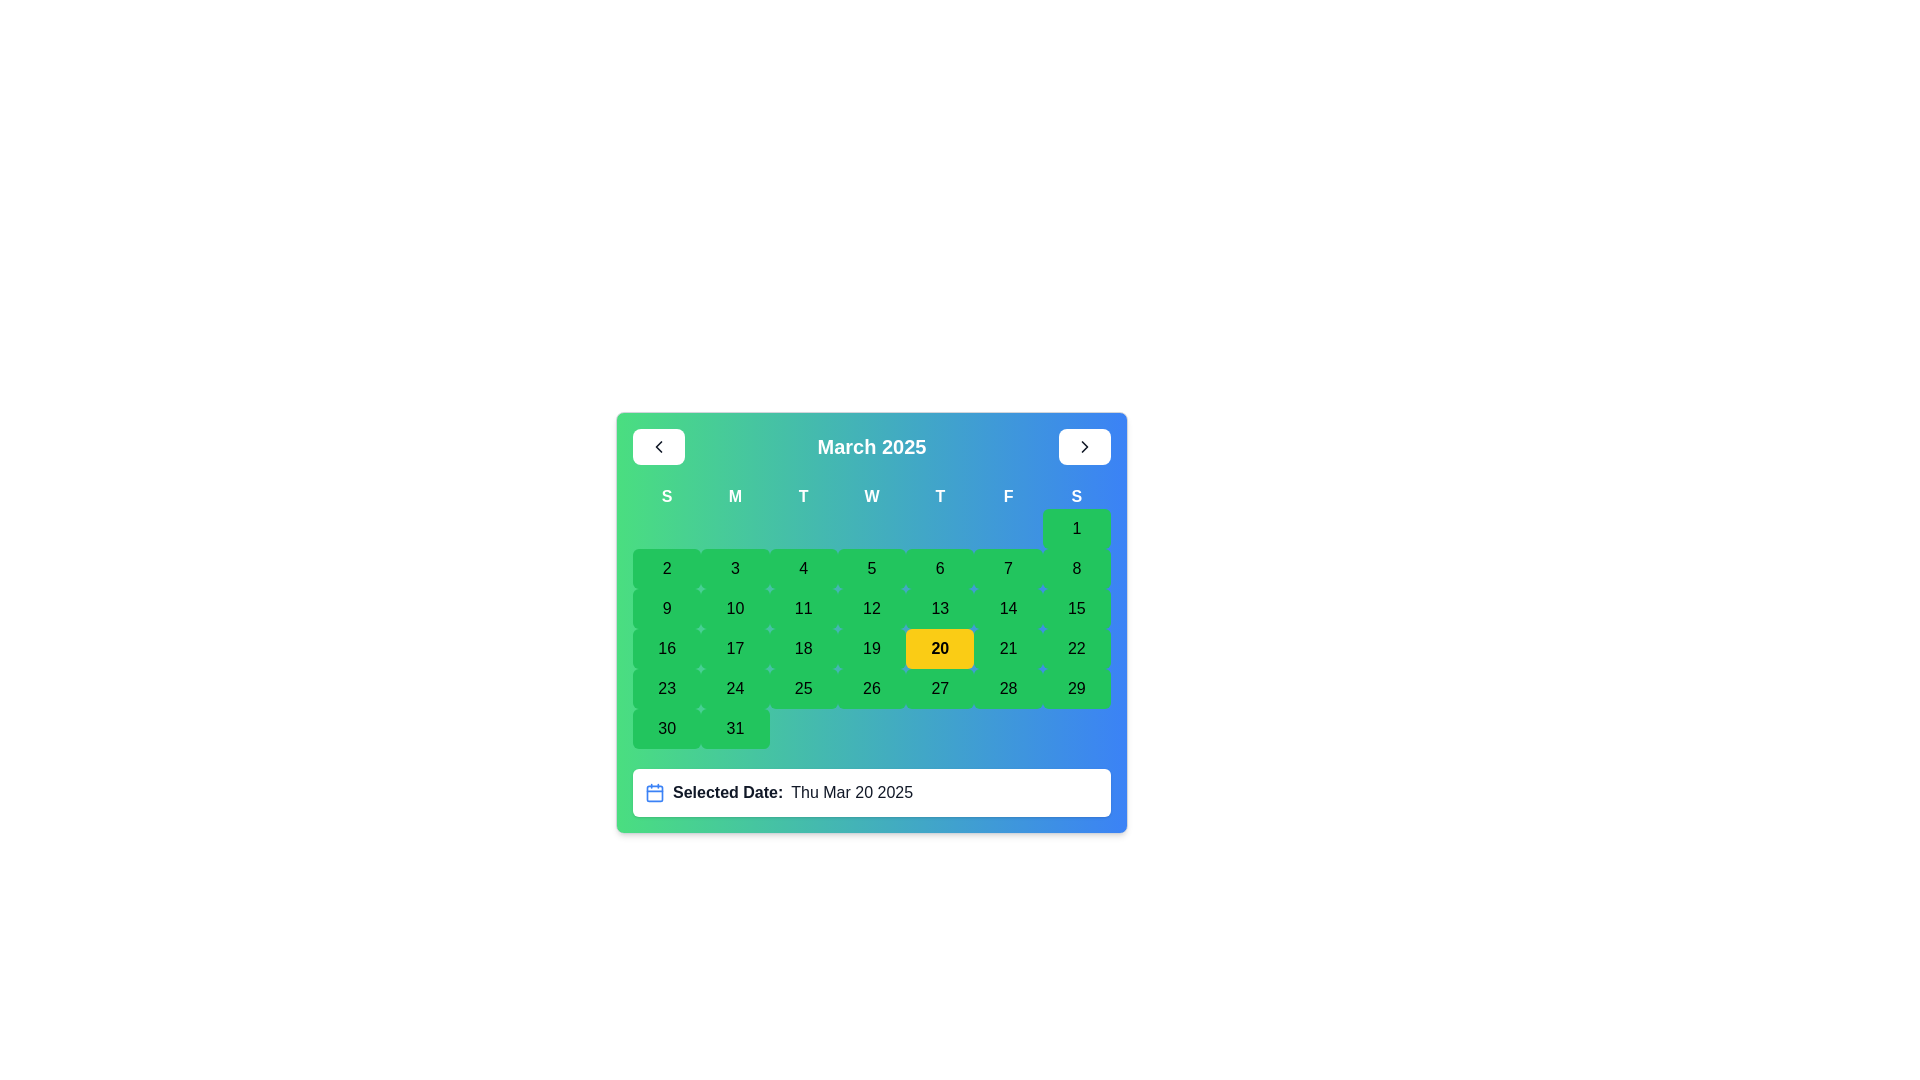 Image resolution: width=1920 pixels, height=1080 pixels. Describe the element at coordinates (939, 688) in the screenshot. I see `the button representing the date 27th under the header 'March 2025' to potentially reveal additional information` at that location.